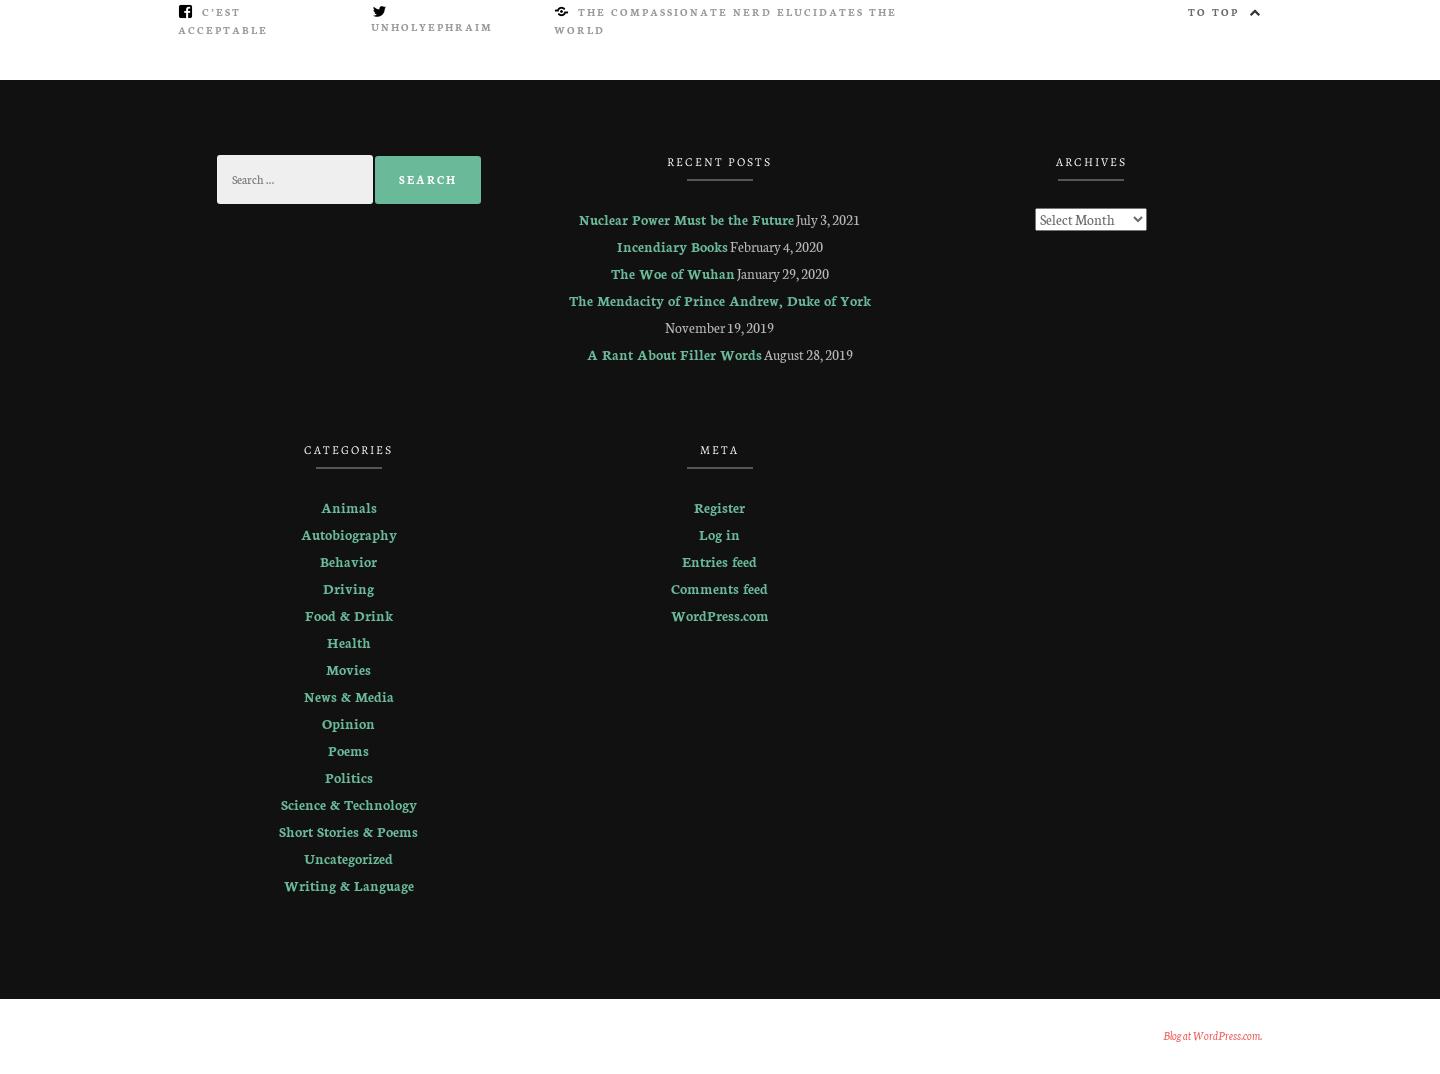  I want to click on 'Science & Technology', so click(348, 803).